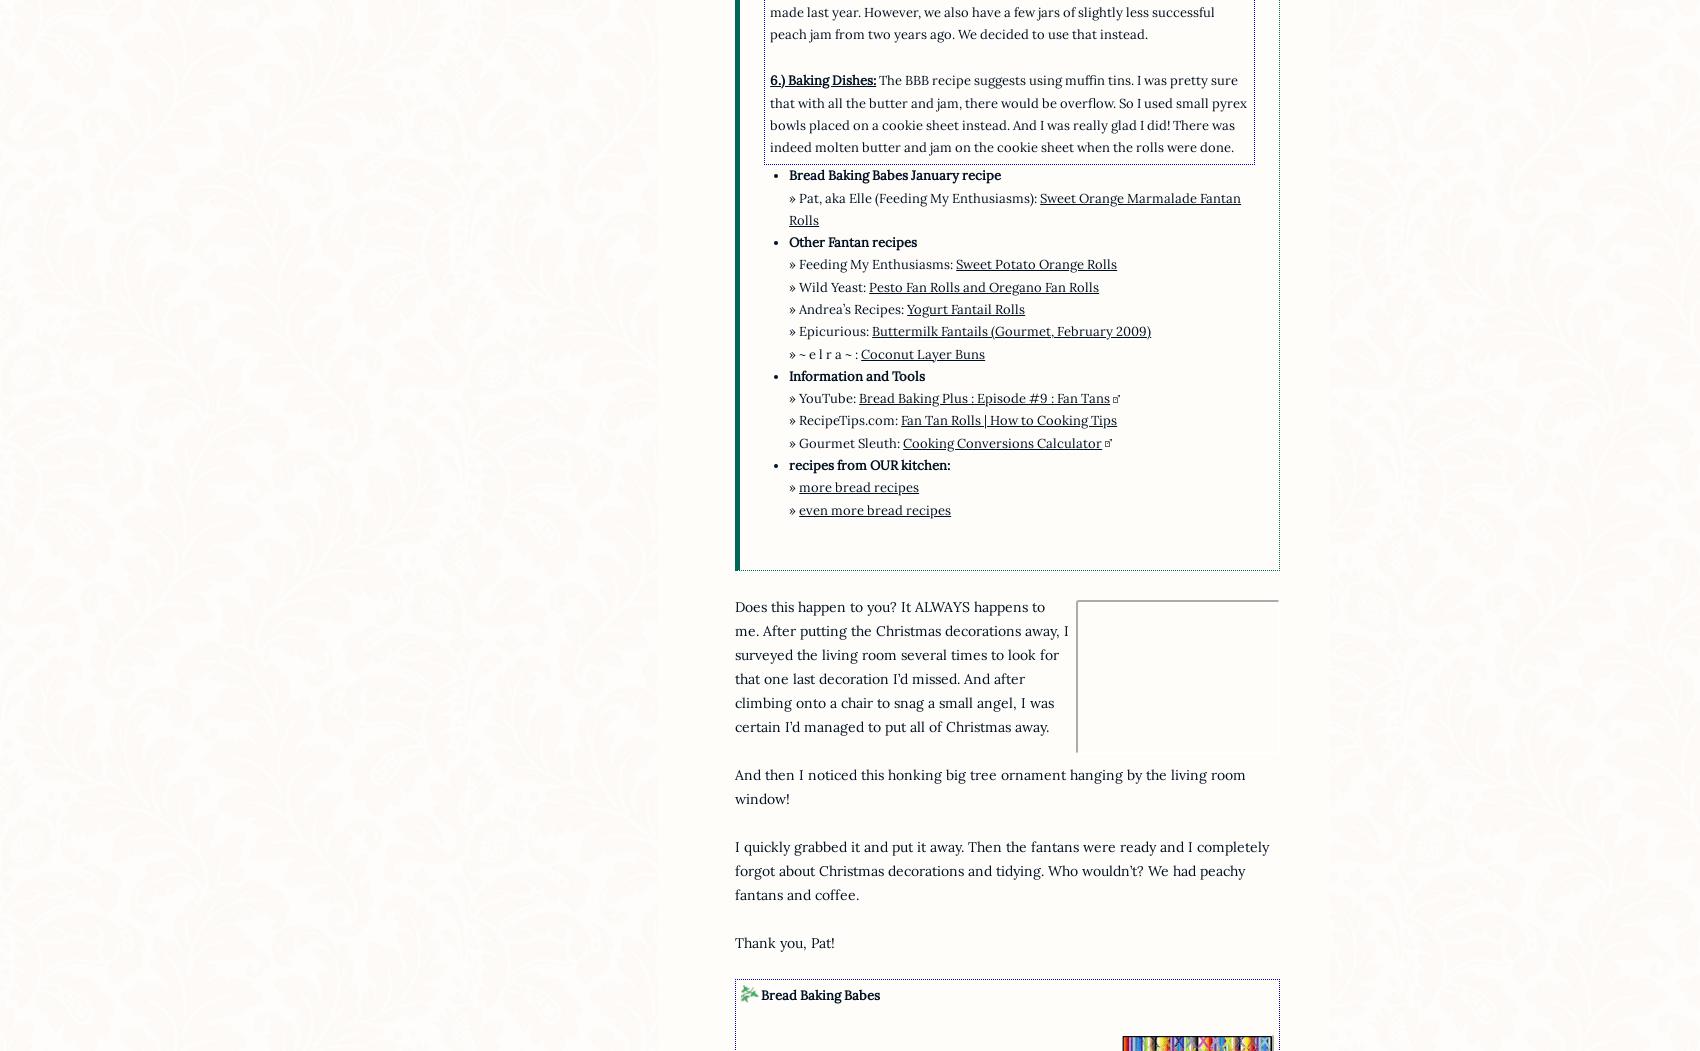 The height and width of the screenshot is (1051, 1700). Describe the element at coordinates (787, 397) in the screenshot. I see `'» YouTube:'` at that location.